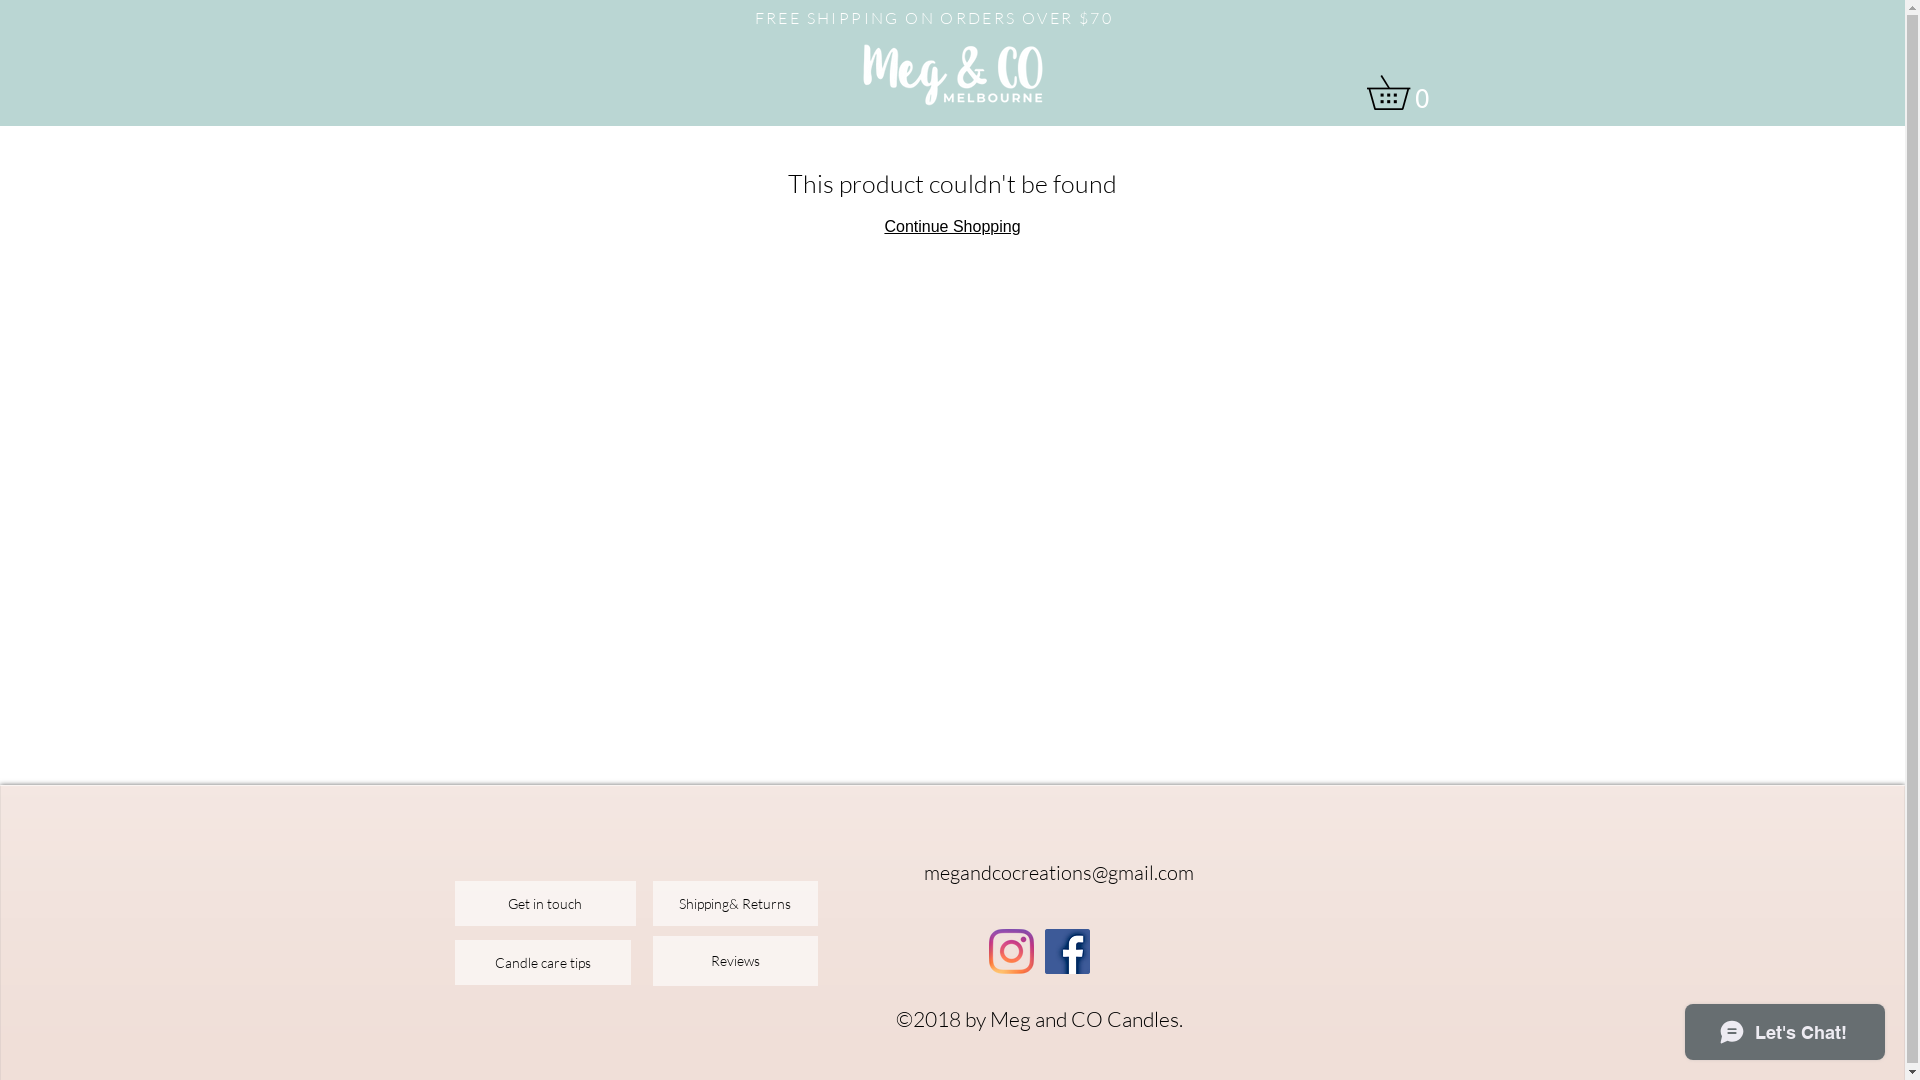 This screenshot has height=1080, width=1920. What do you see at coordinates (453, 903) in the screenshot?
I see `'Get in touch'` at bounding box center [453, 903].